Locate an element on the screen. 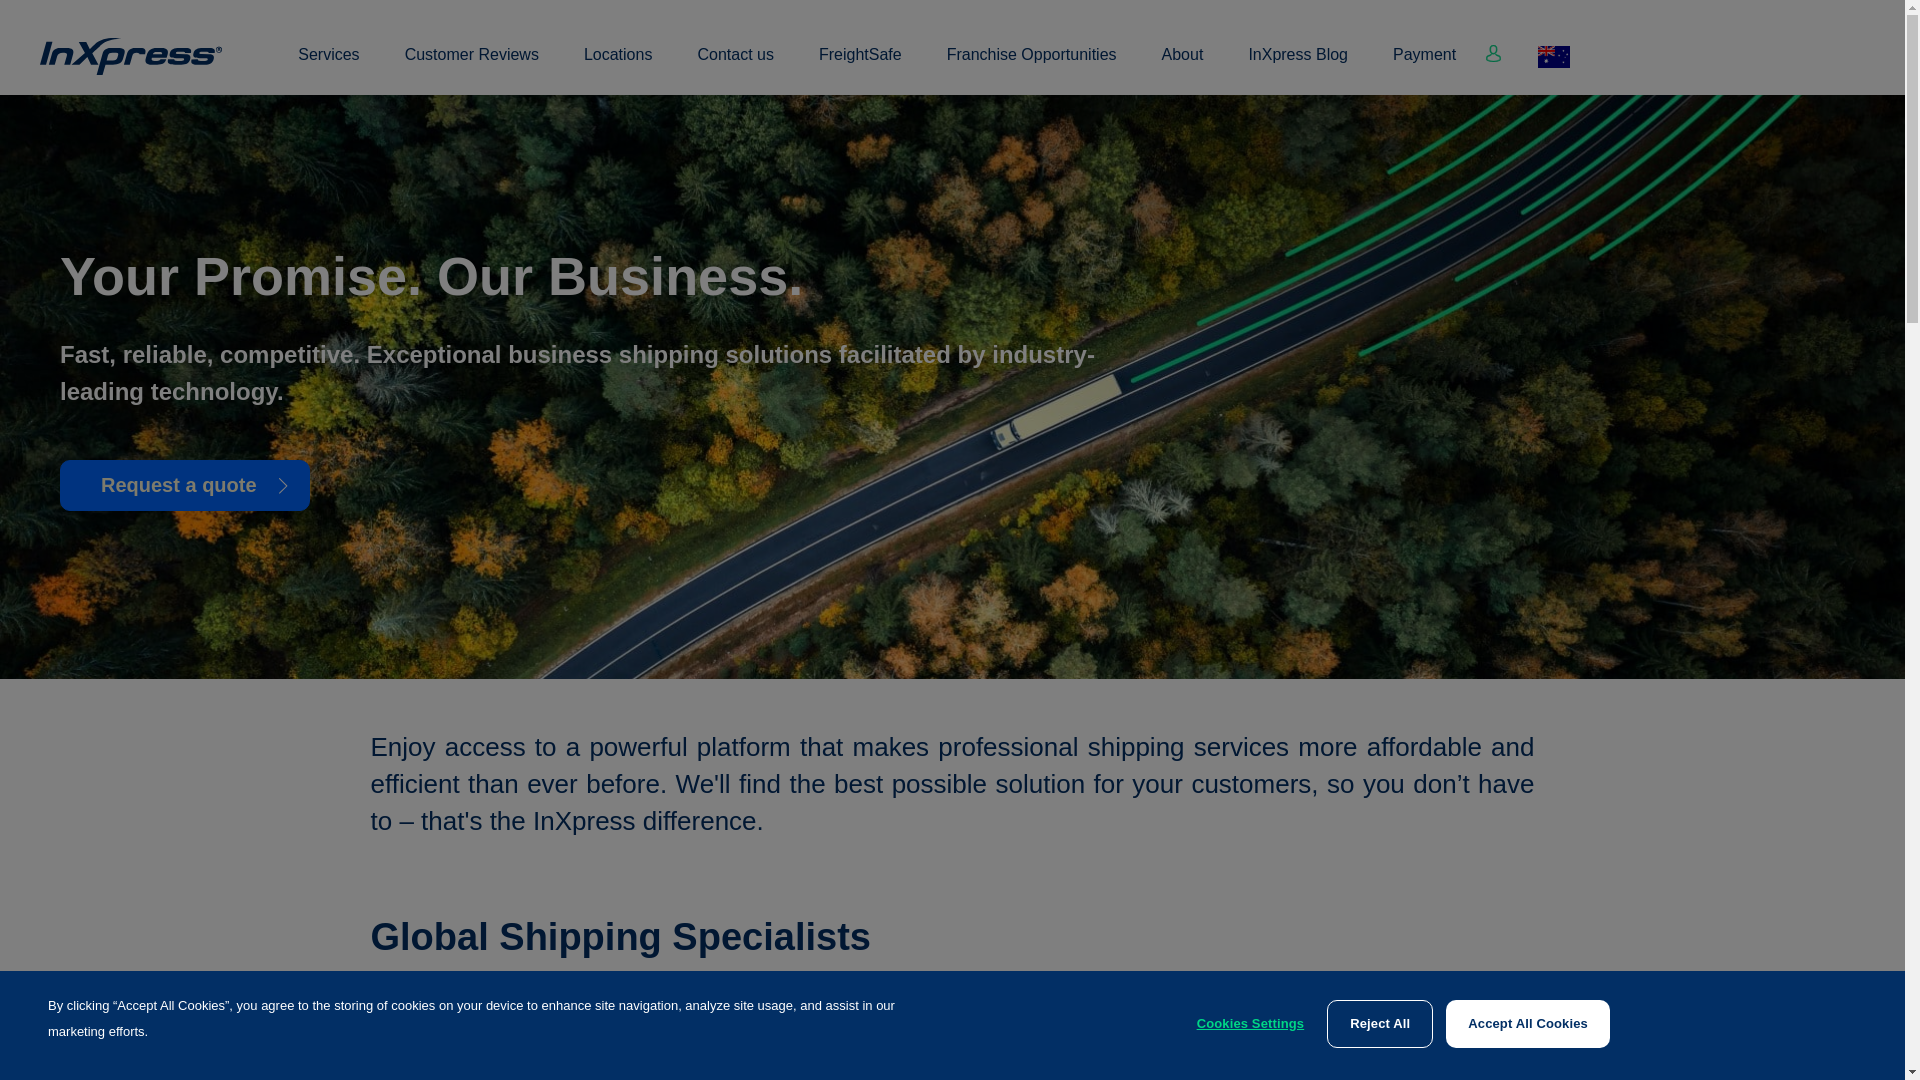  'About' is located at coordinates (1182, 65).